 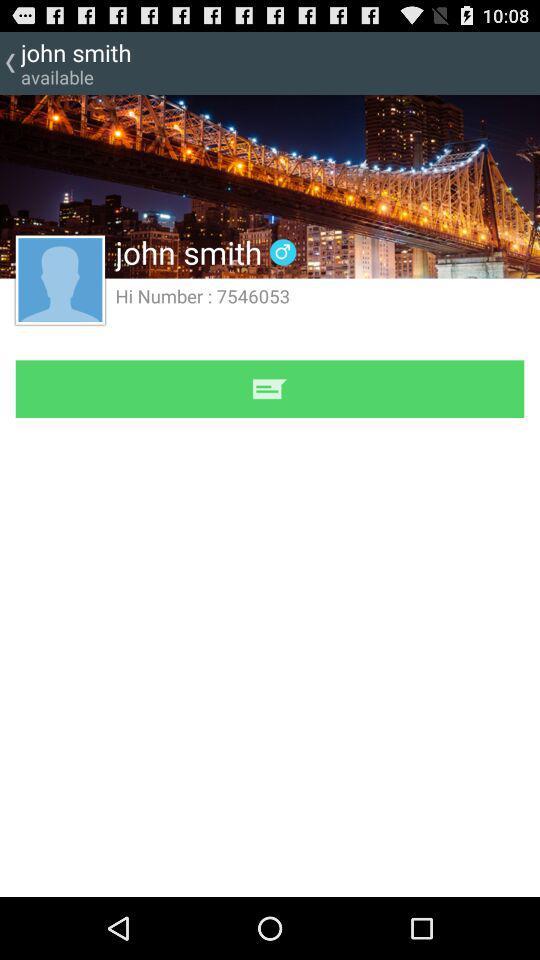 I want to click on the item next to the john smith icon, so click(x=282, y=251).